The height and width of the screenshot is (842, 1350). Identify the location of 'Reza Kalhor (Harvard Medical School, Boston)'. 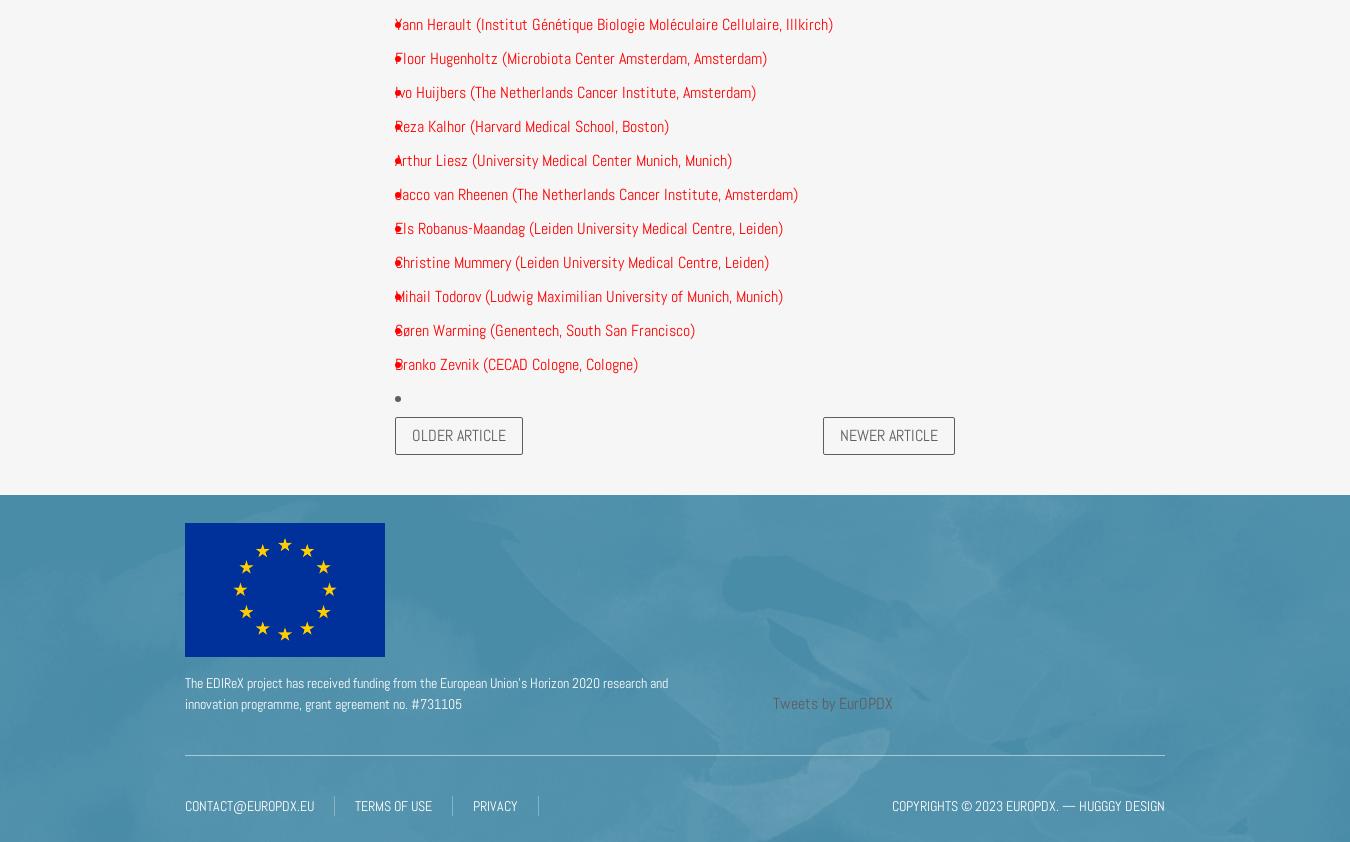
(531, 124).